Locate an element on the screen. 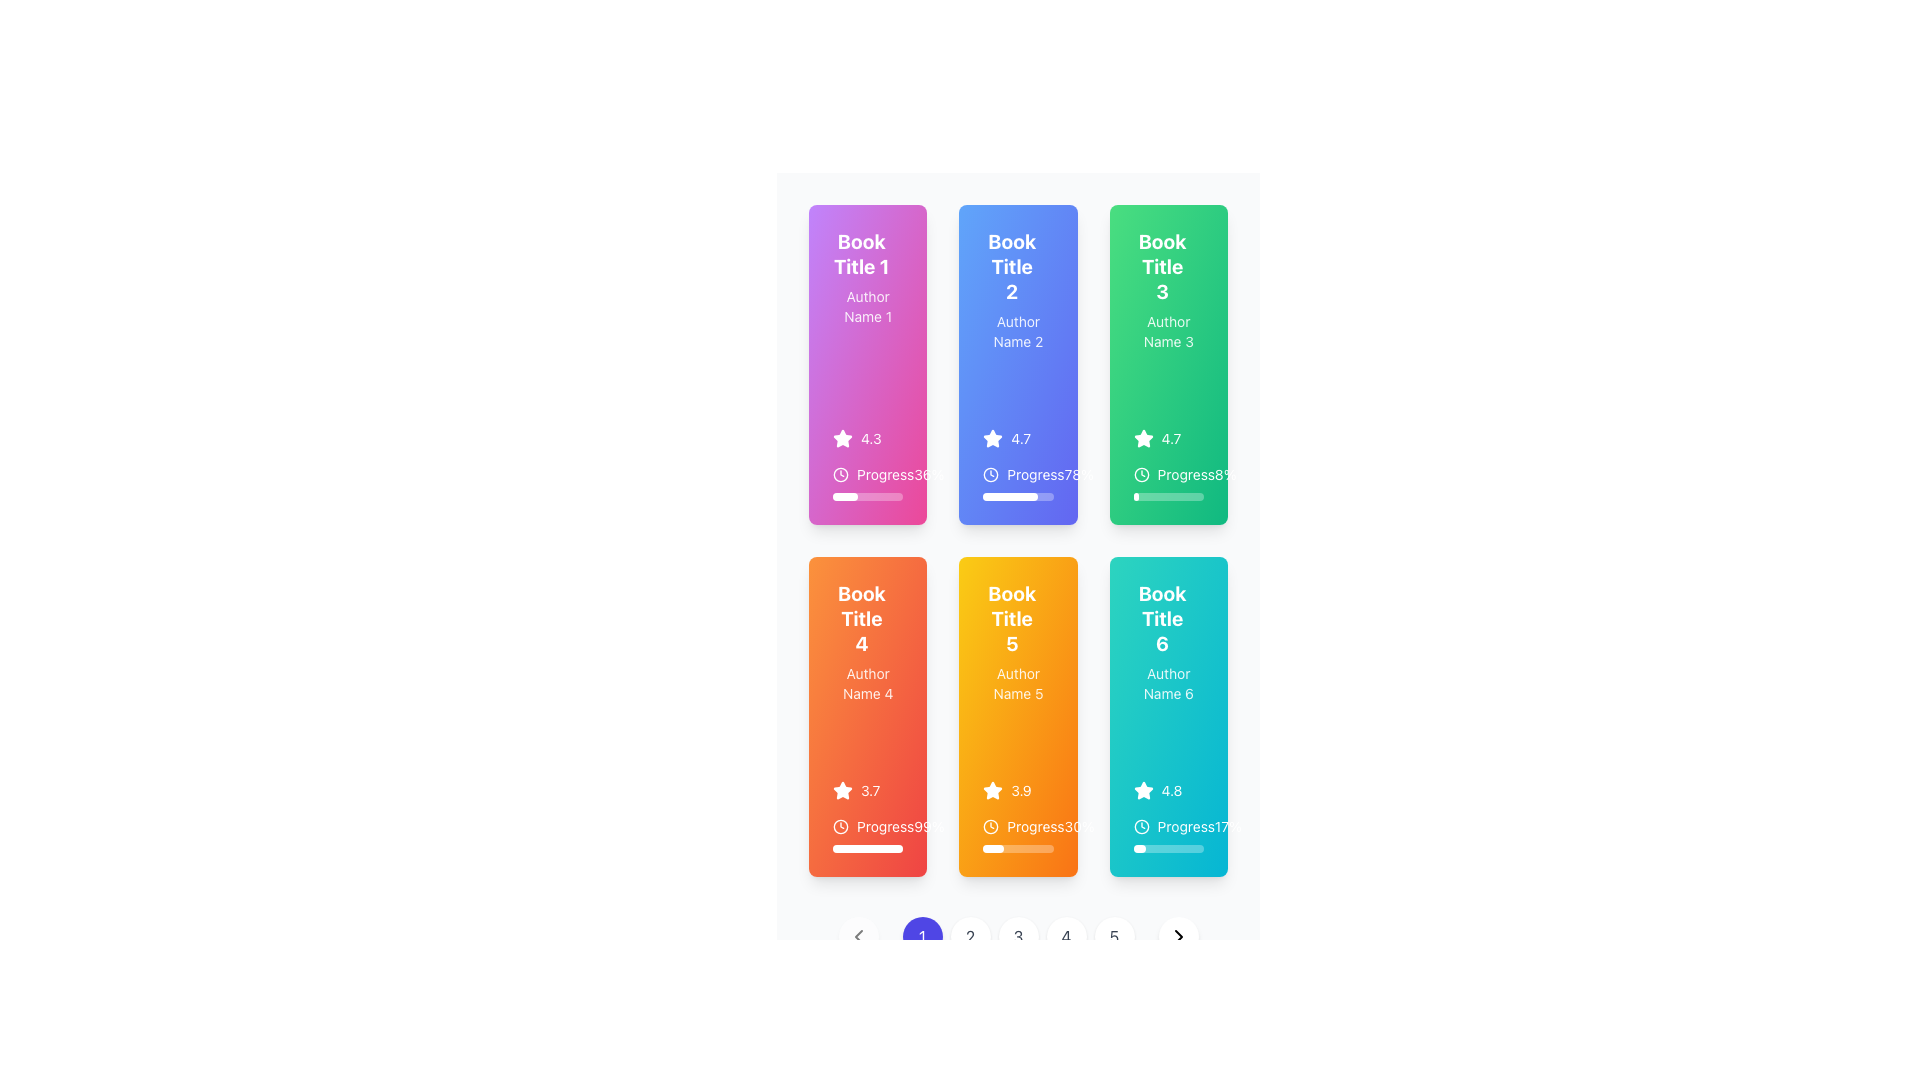  the text label displaying the rating value of the book, located in the bottom section of the first card in the top-left corner, to the right of the star icon is located at coordinates (871, 438).